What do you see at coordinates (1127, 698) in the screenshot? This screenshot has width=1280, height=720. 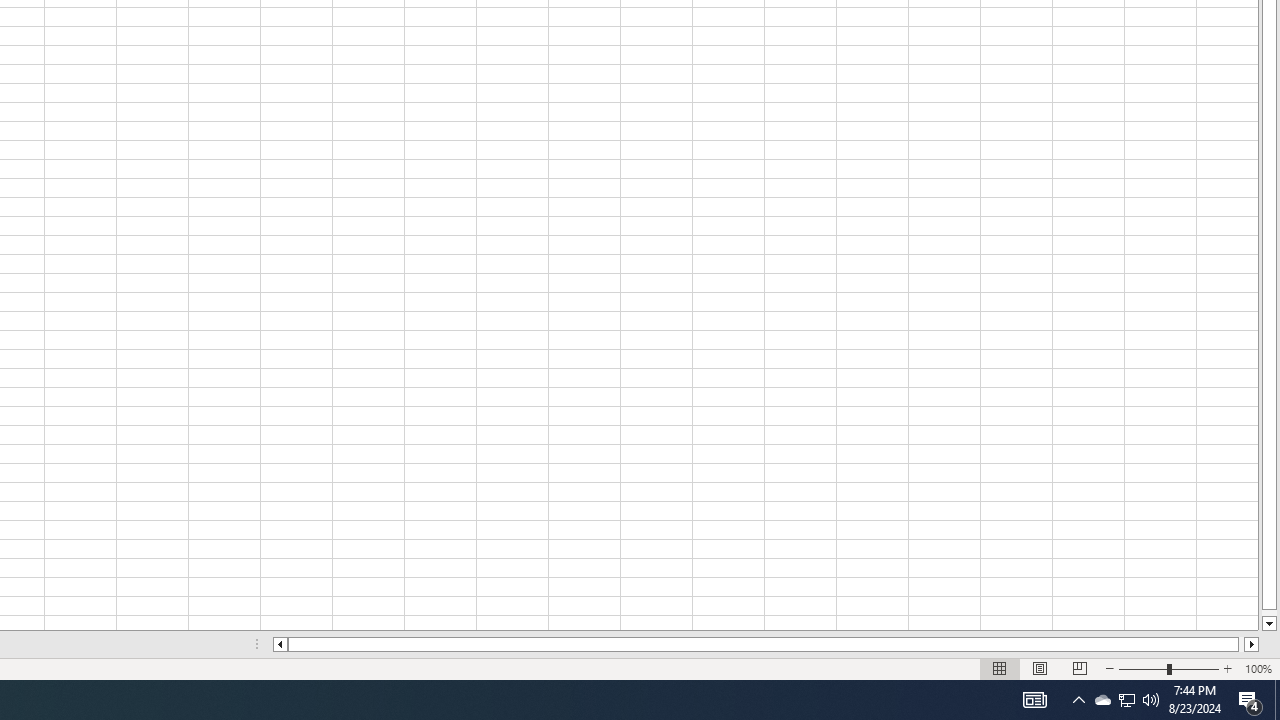 I see `'User Promoted Notification Area'` at bounding box center [1127, 698].